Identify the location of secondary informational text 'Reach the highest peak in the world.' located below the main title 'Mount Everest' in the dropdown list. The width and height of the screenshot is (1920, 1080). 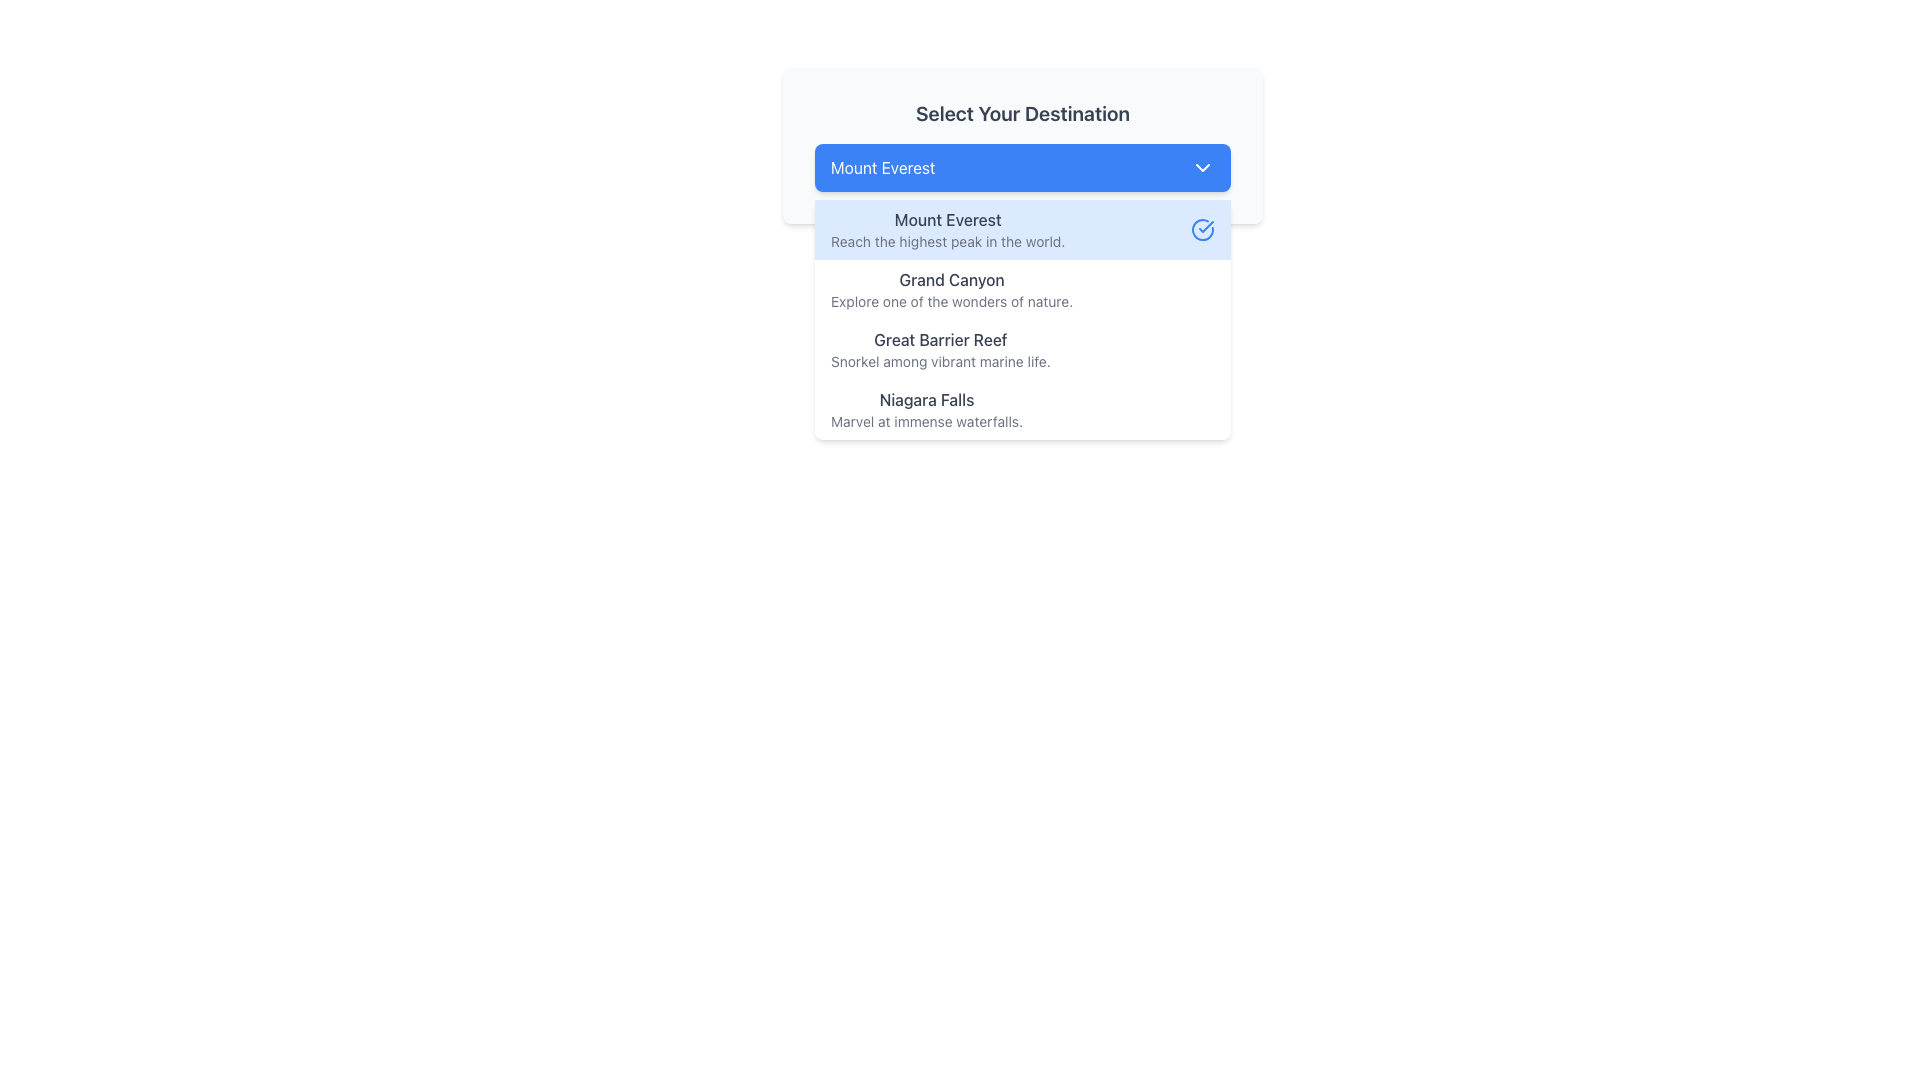
(947, 241).